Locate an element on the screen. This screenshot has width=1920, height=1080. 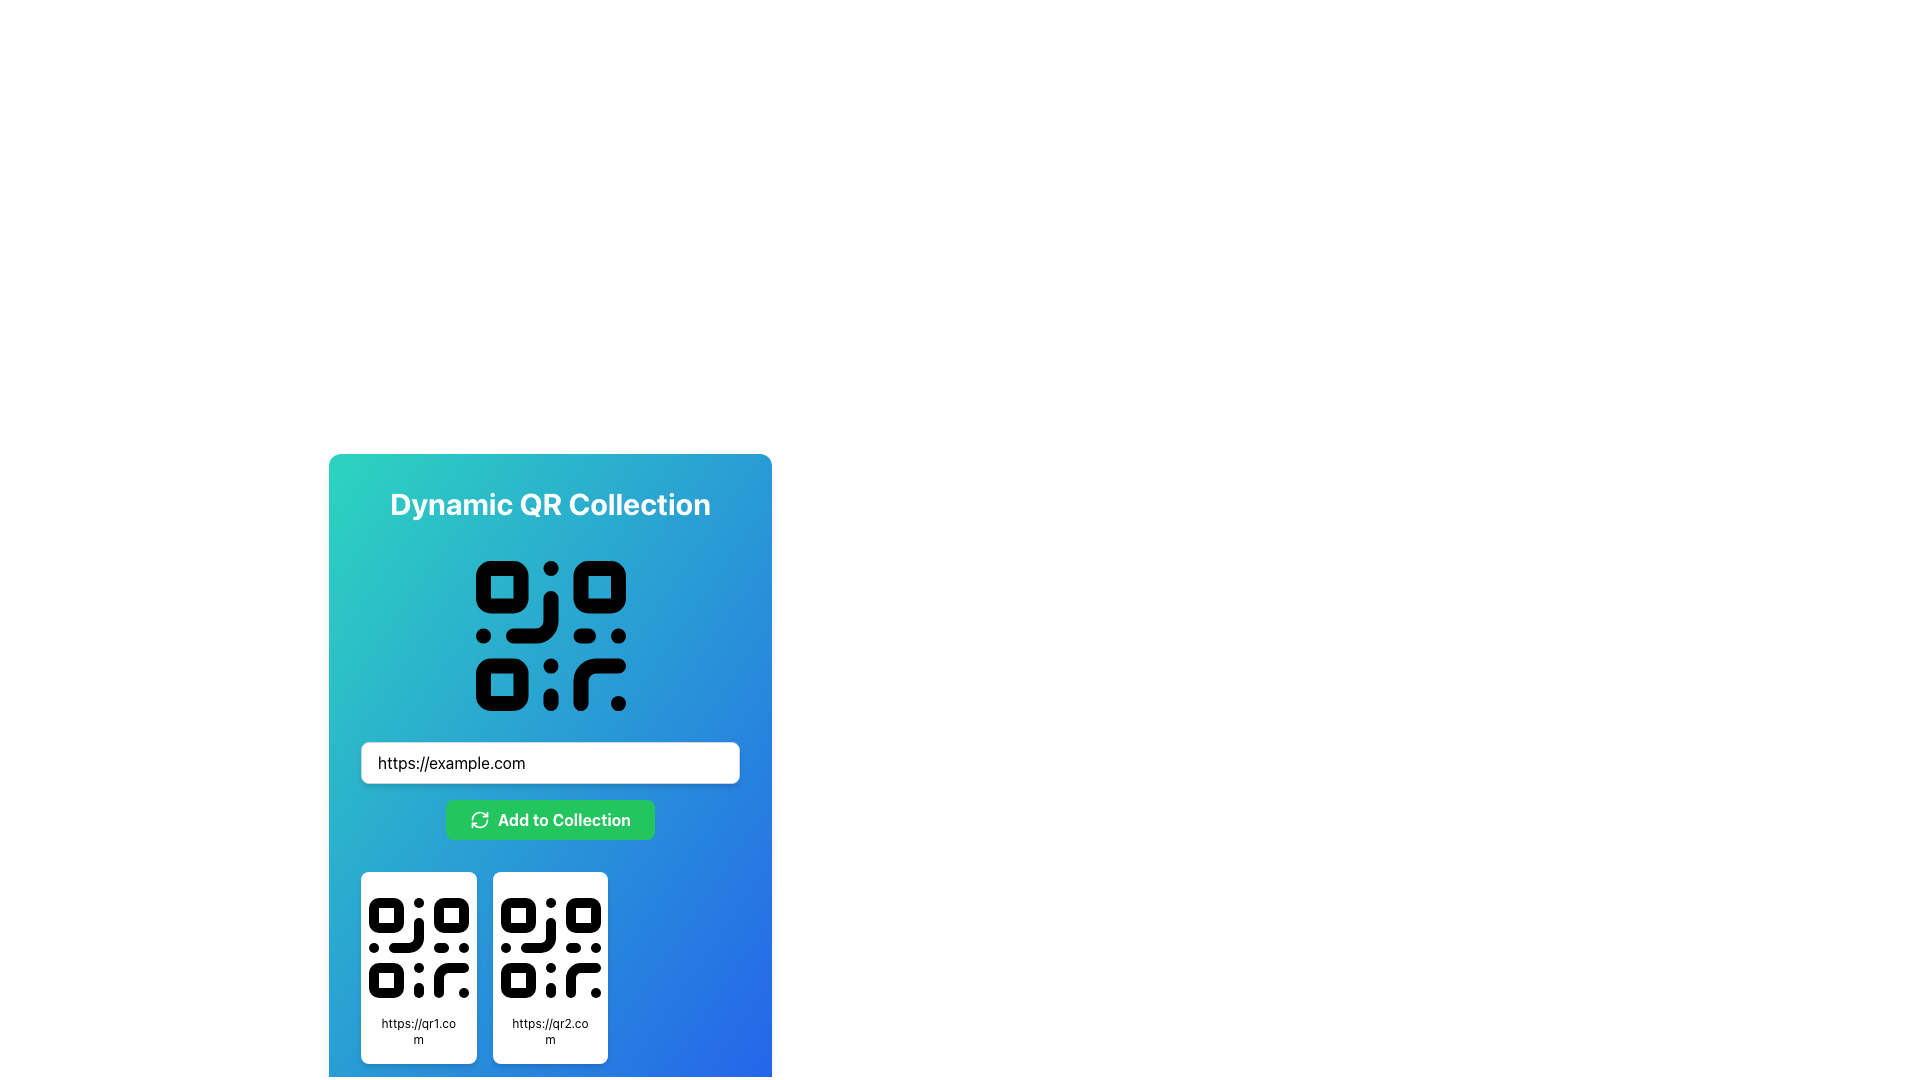
the top-left small square with rounded corners, black in color, located within the bottom-right QR code graphic, which is part of the design above the URL 'https://qr2.com' is located at coordinates (518, 914).